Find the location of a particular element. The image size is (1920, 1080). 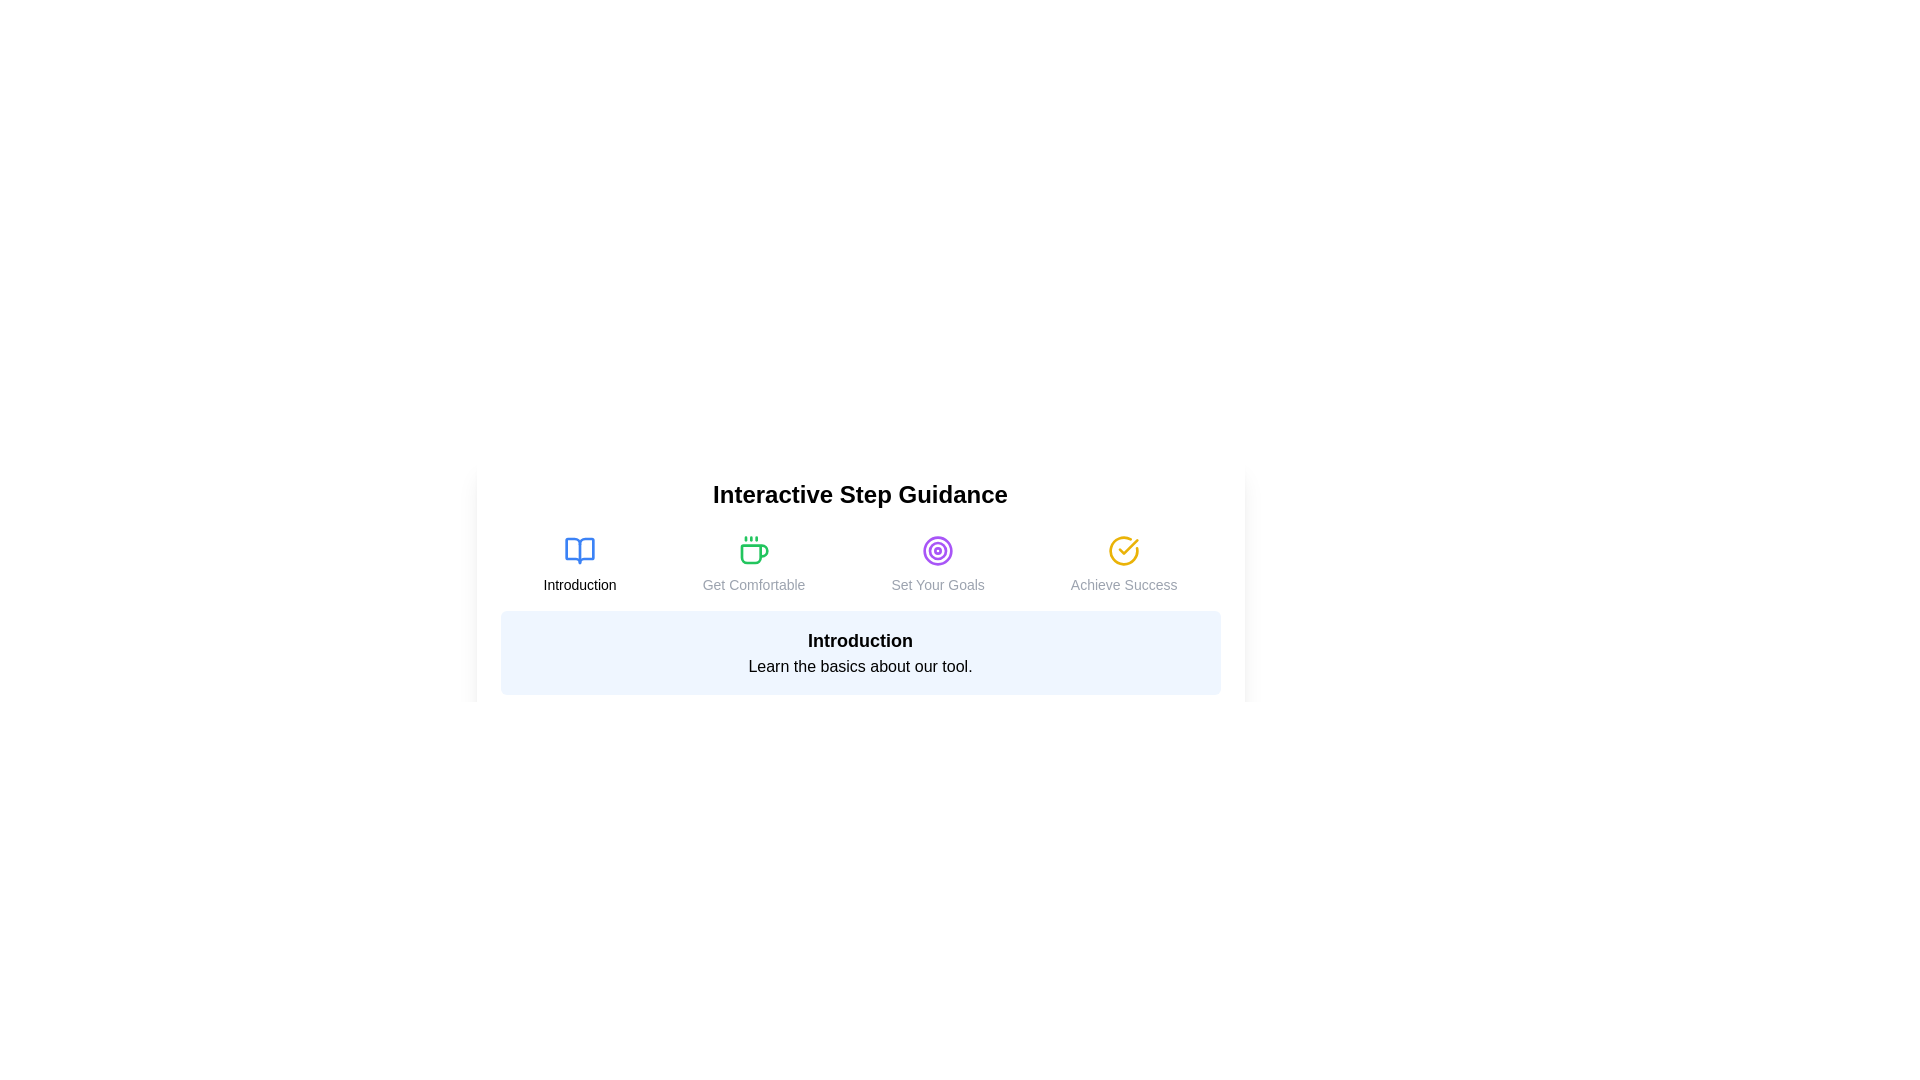

the text label indicating the task 'Get Comfortable' located beneath the green coffee cup icon in the step guidance section is located at coordinates (752, 585).